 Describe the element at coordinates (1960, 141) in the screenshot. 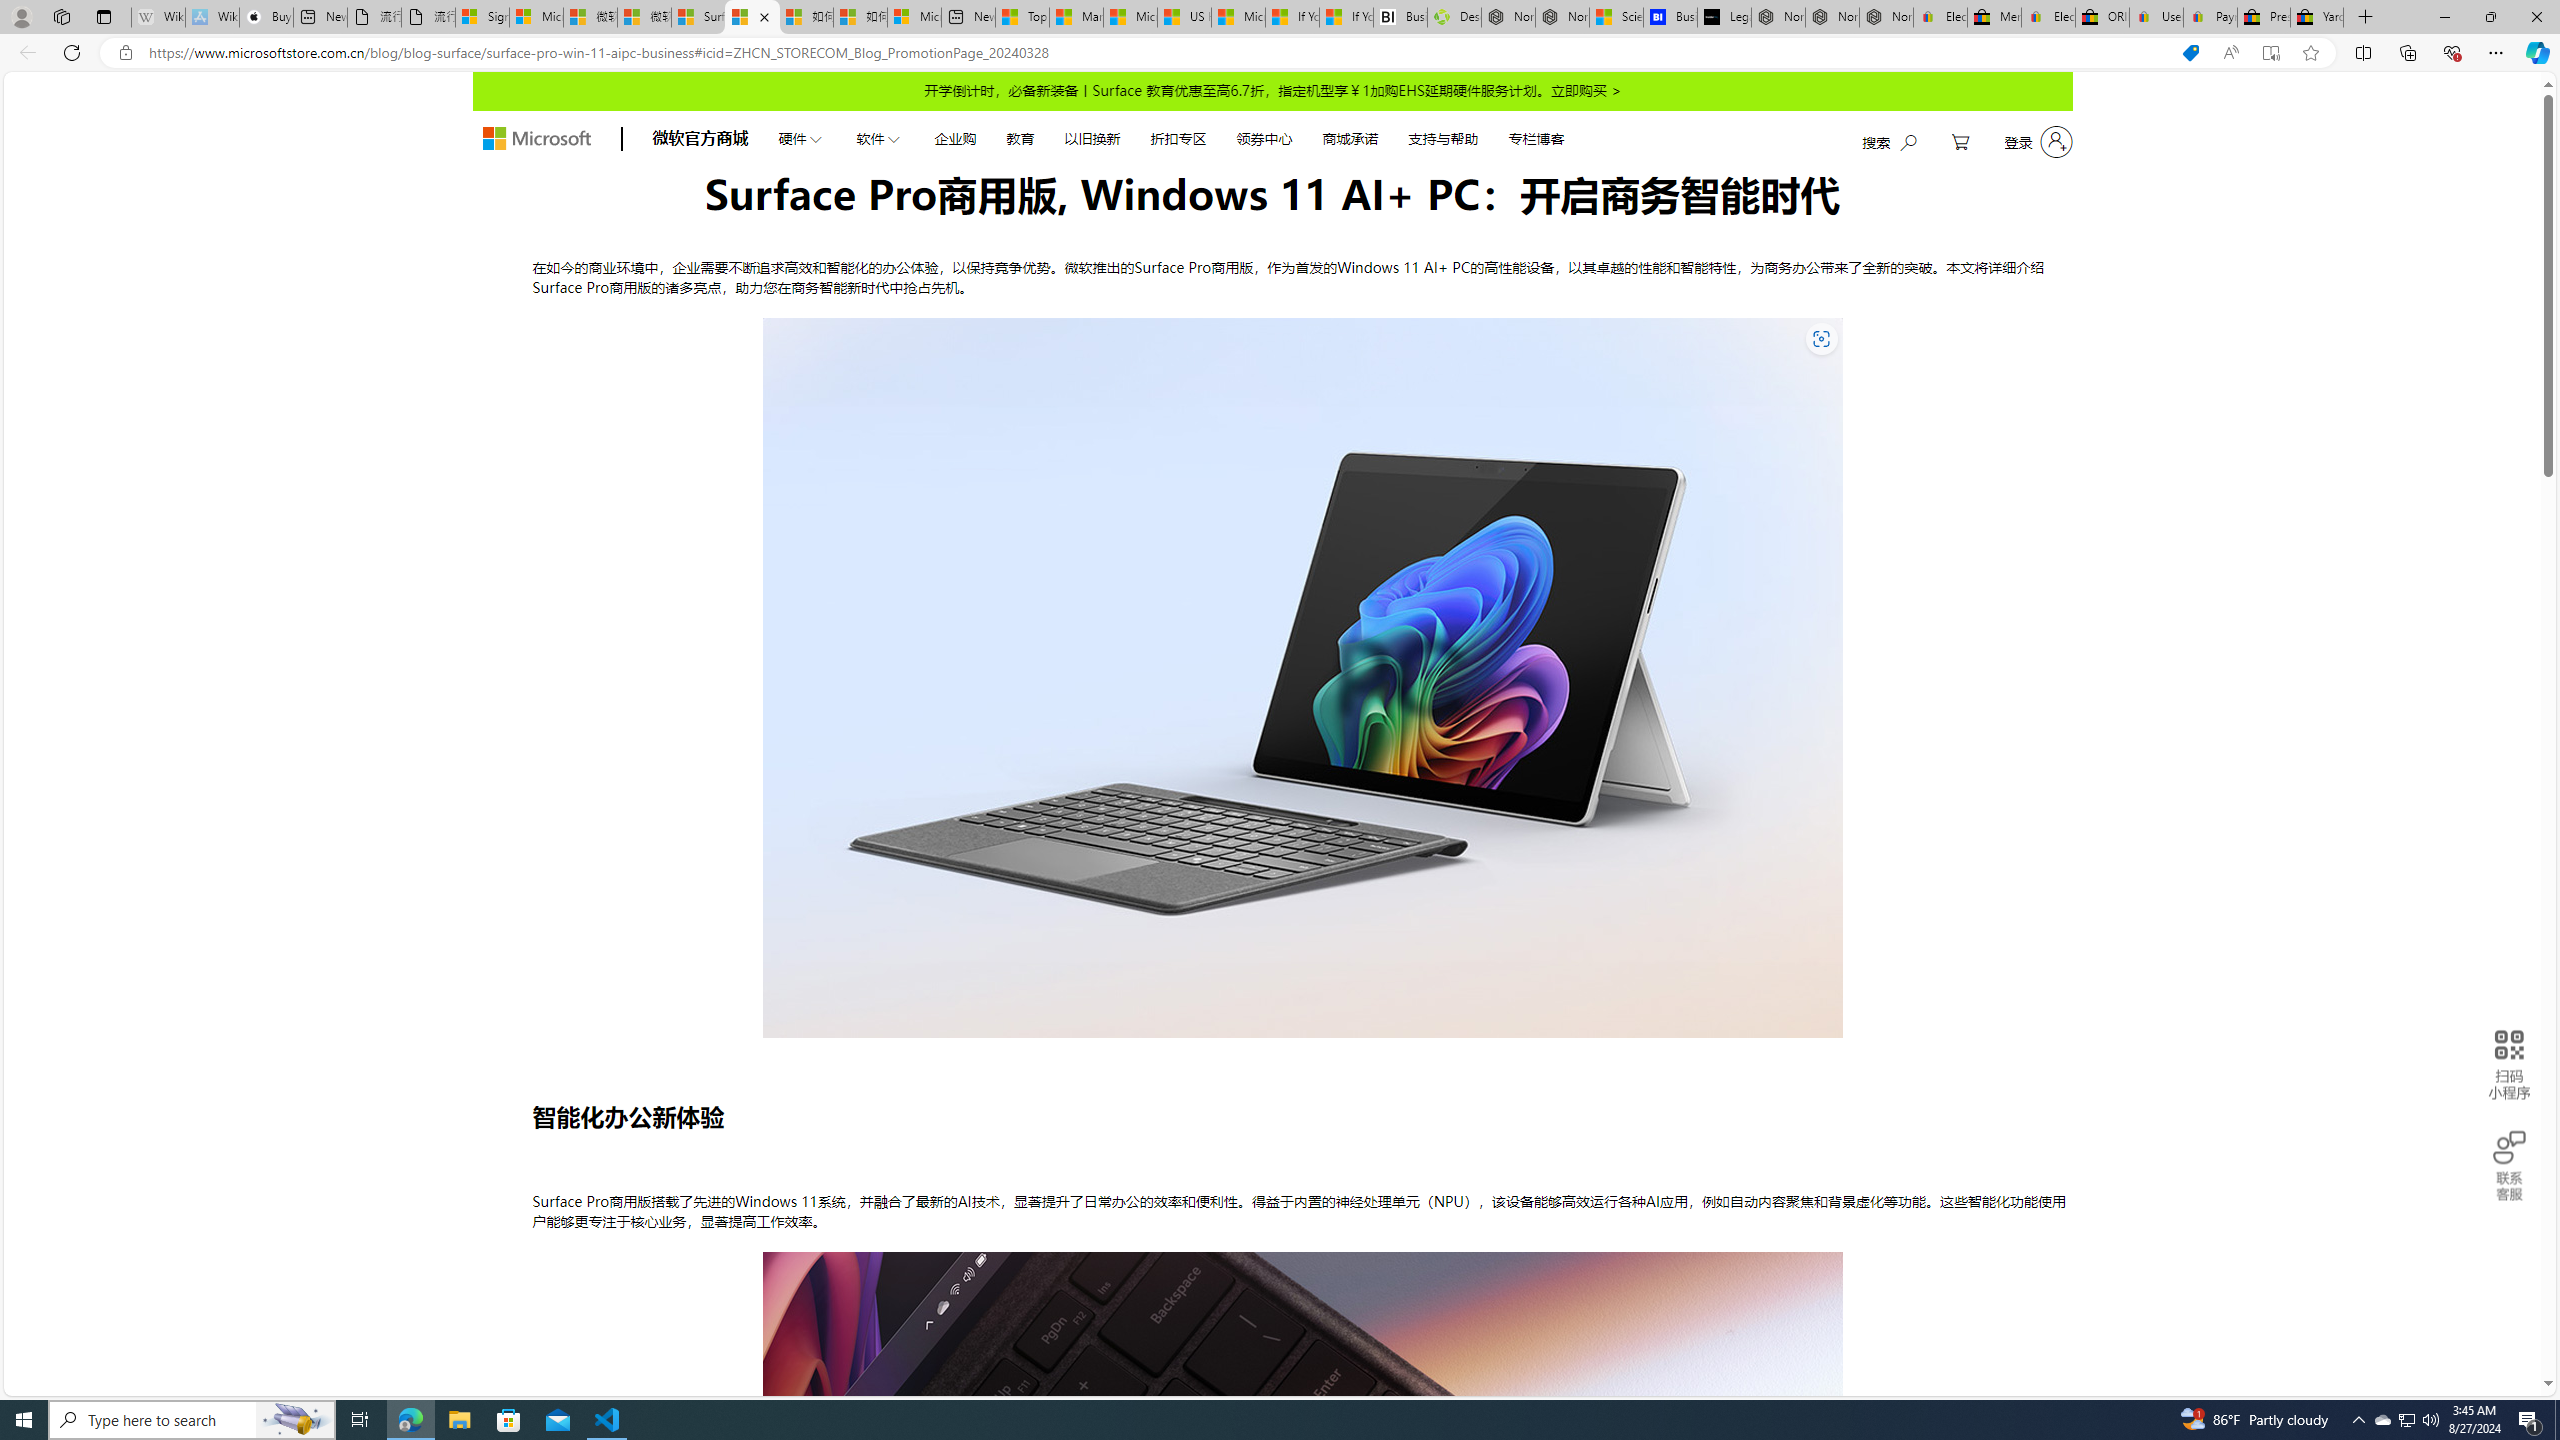

I see `'My Cart'` at that location.